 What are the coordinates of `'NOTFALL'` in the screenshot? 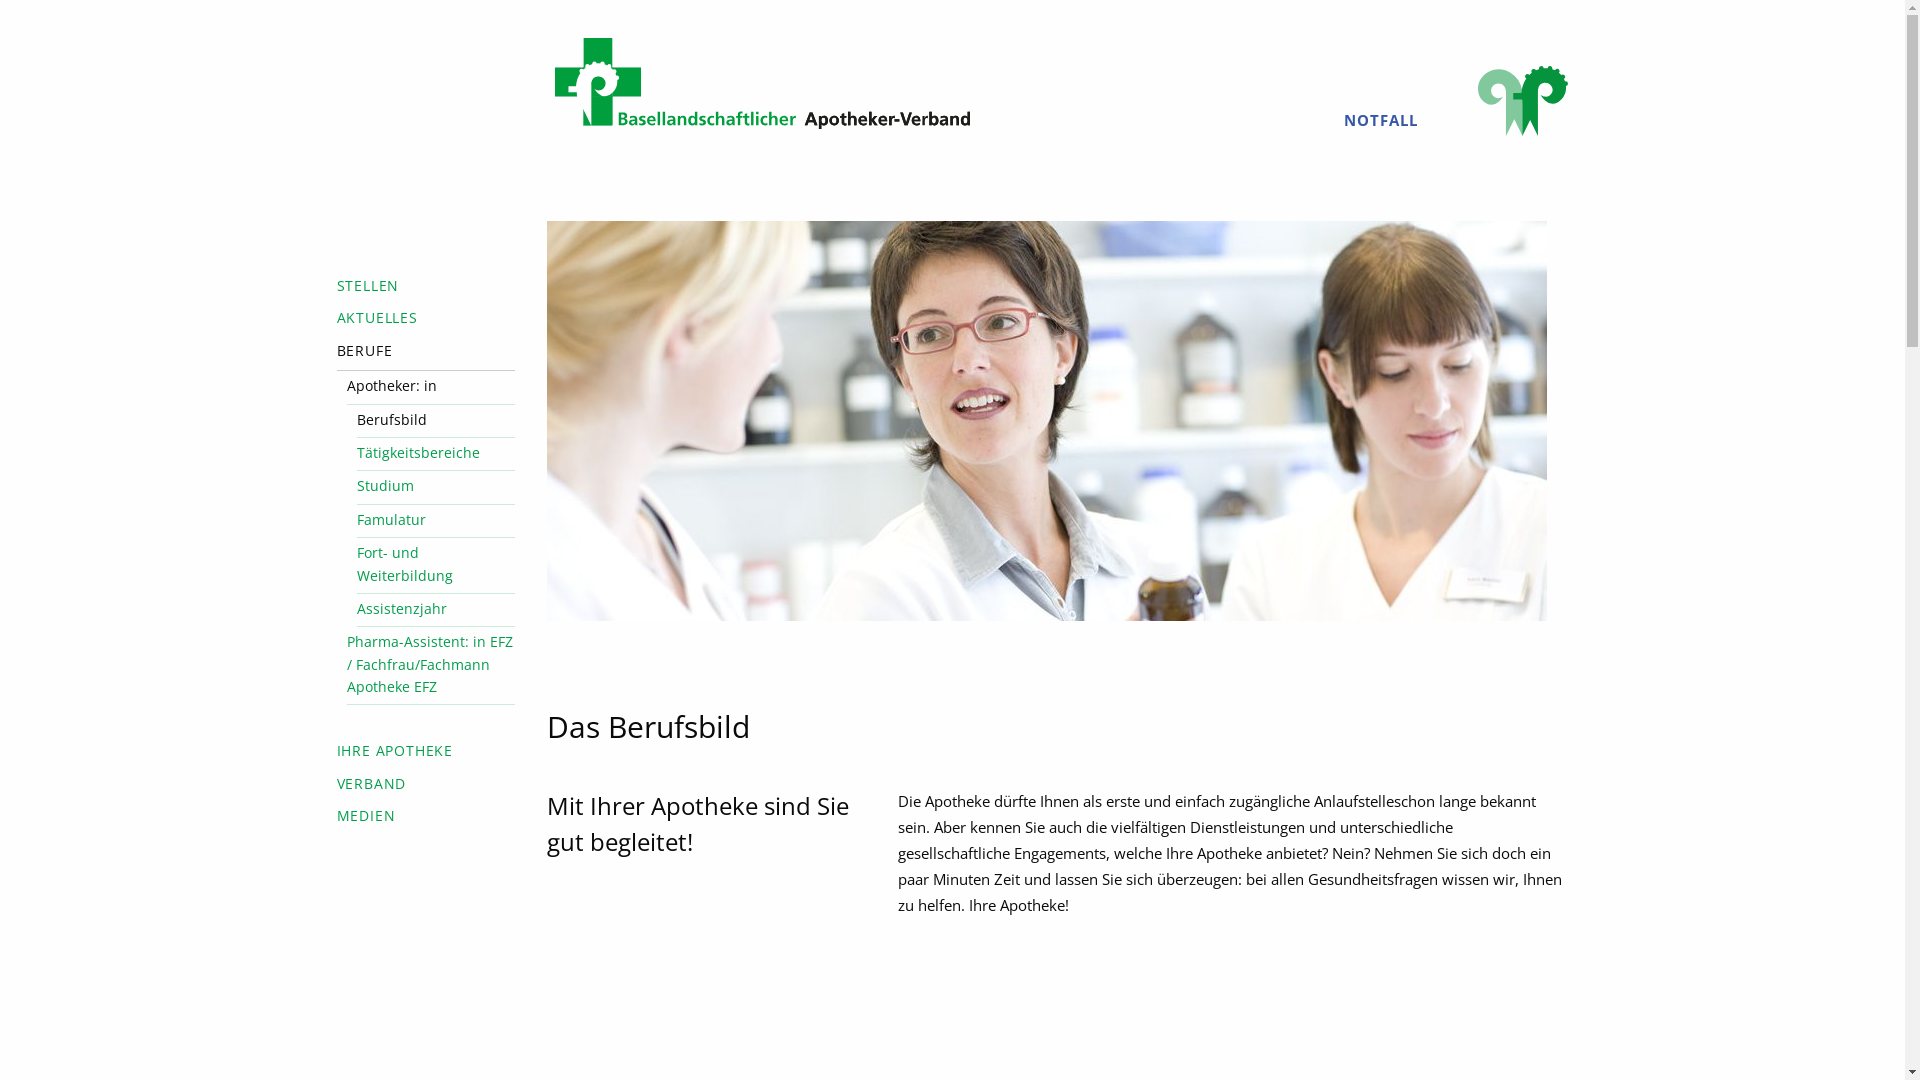 It's located at (1380, 119).